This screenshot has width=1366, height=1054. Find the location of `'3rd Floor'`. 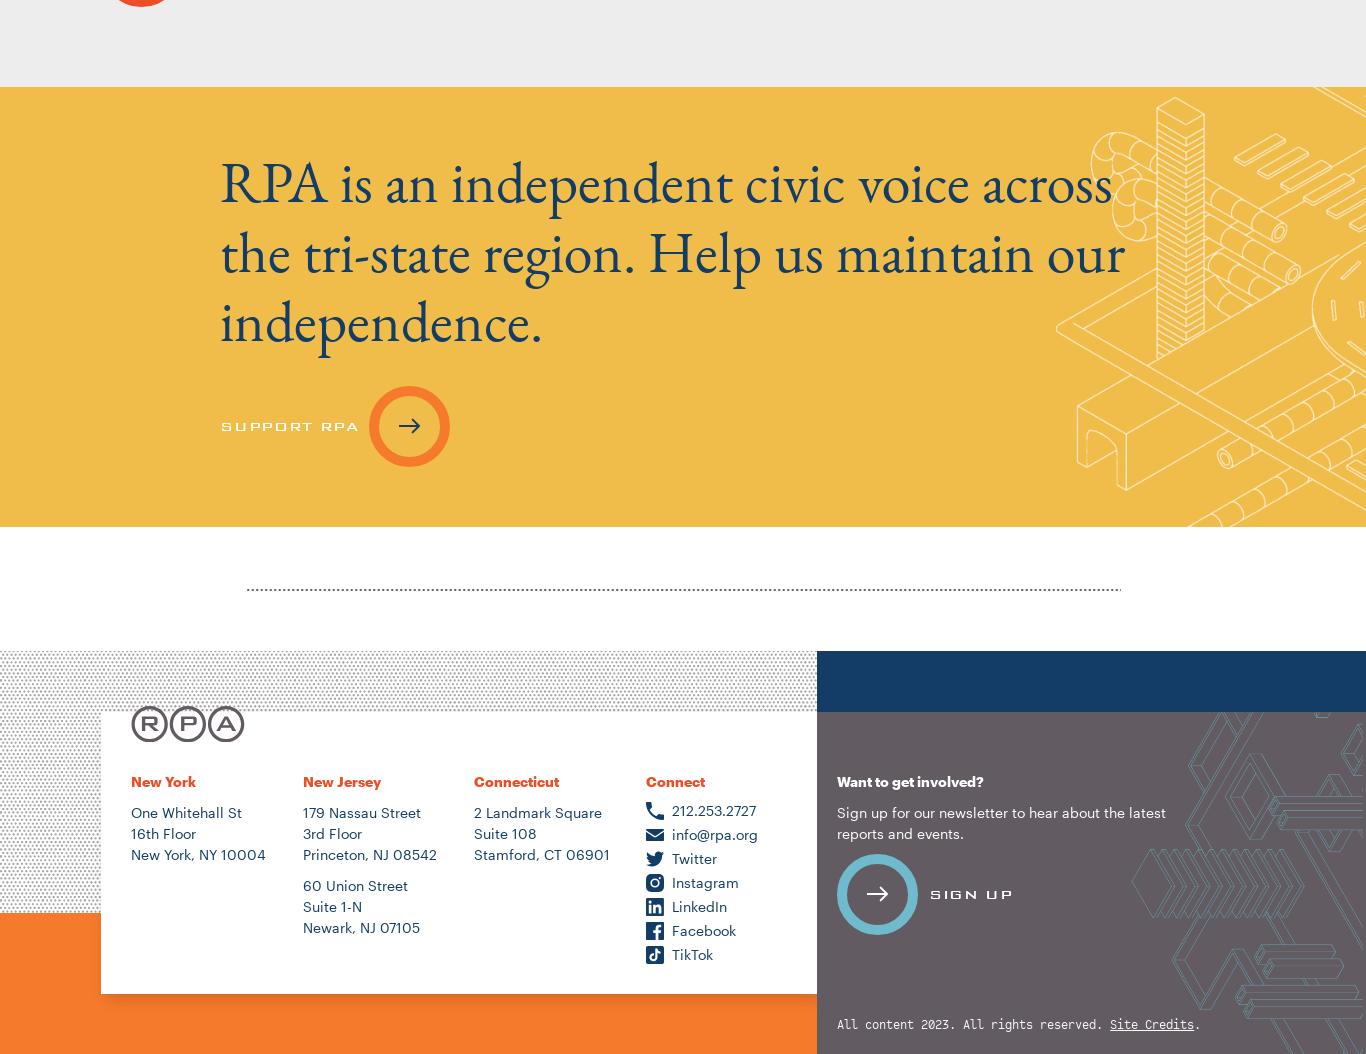

'3rd Floor' is located at coordinates (331, 831).